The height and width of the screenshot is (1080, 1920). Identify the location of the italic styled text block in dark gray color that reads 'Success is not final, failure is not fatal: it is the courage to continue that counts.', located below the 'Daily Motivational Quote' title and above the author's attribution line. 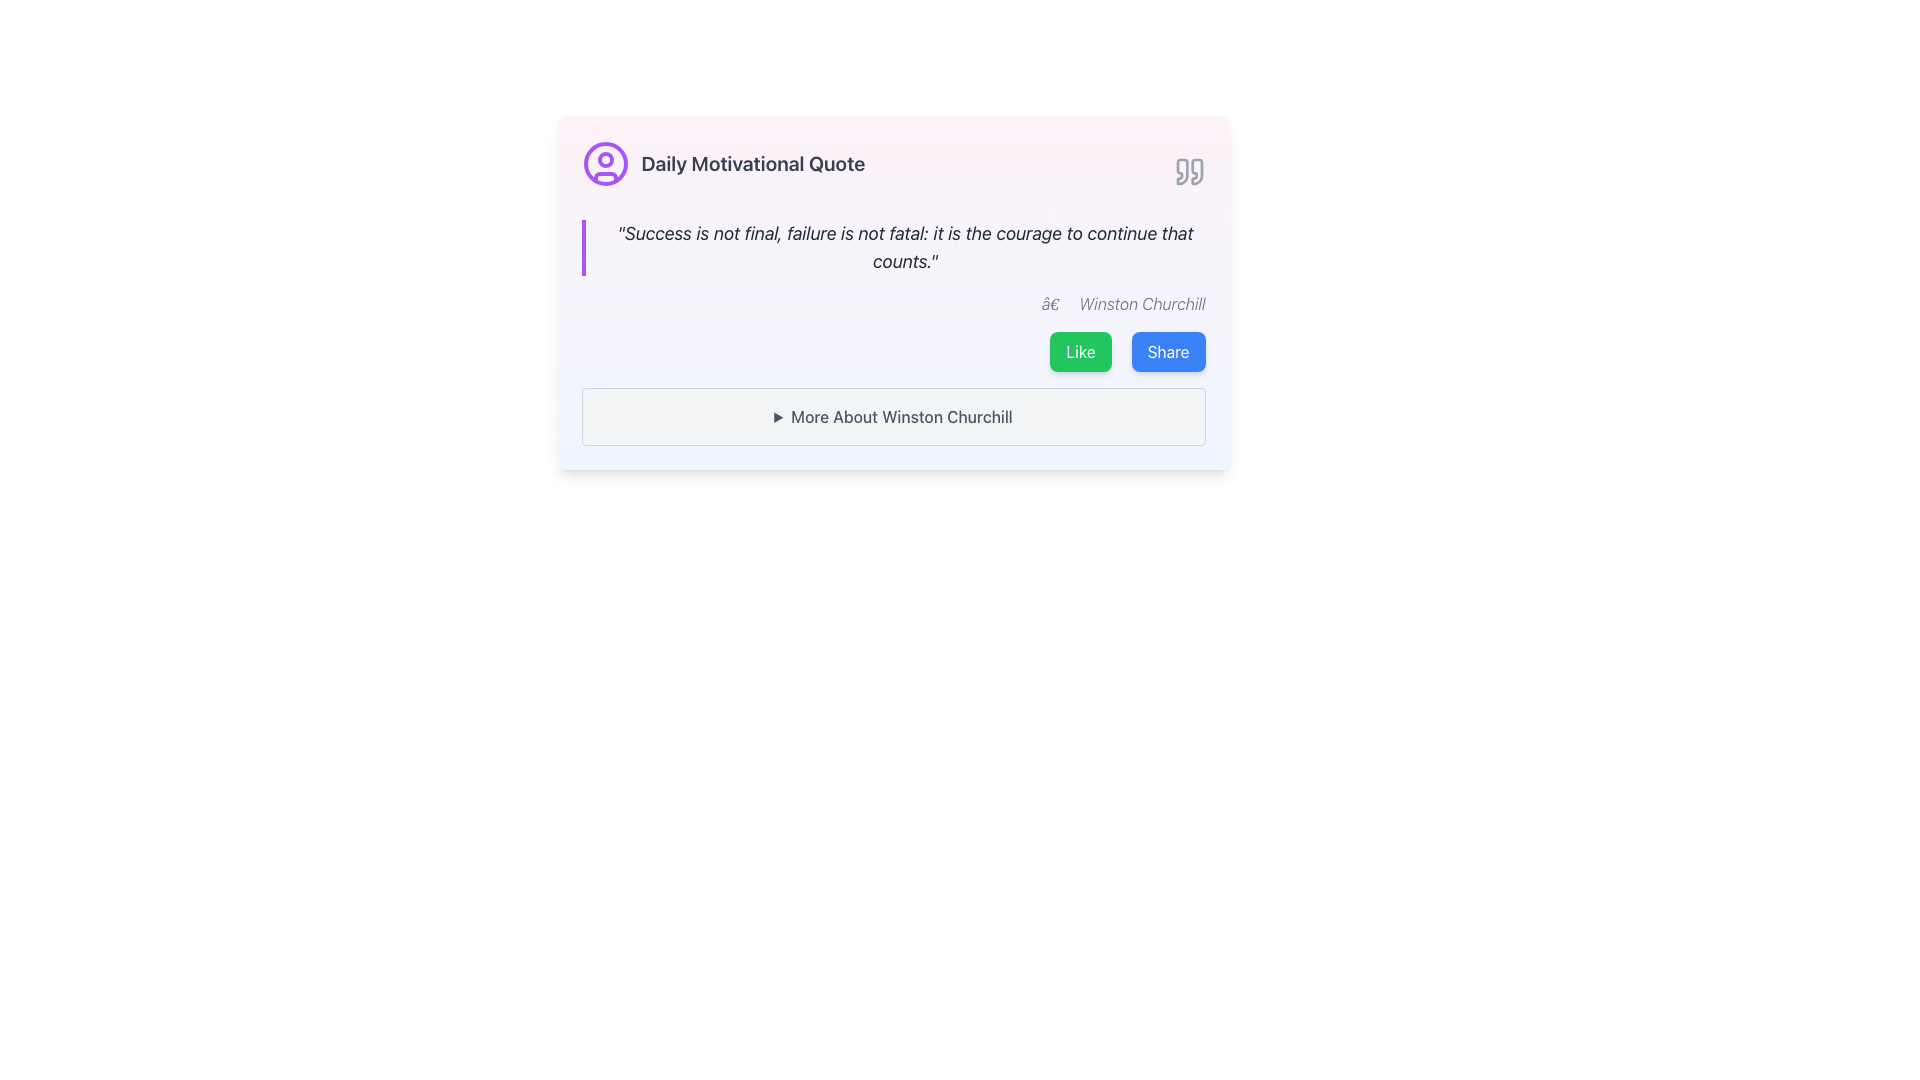
(892, 246).